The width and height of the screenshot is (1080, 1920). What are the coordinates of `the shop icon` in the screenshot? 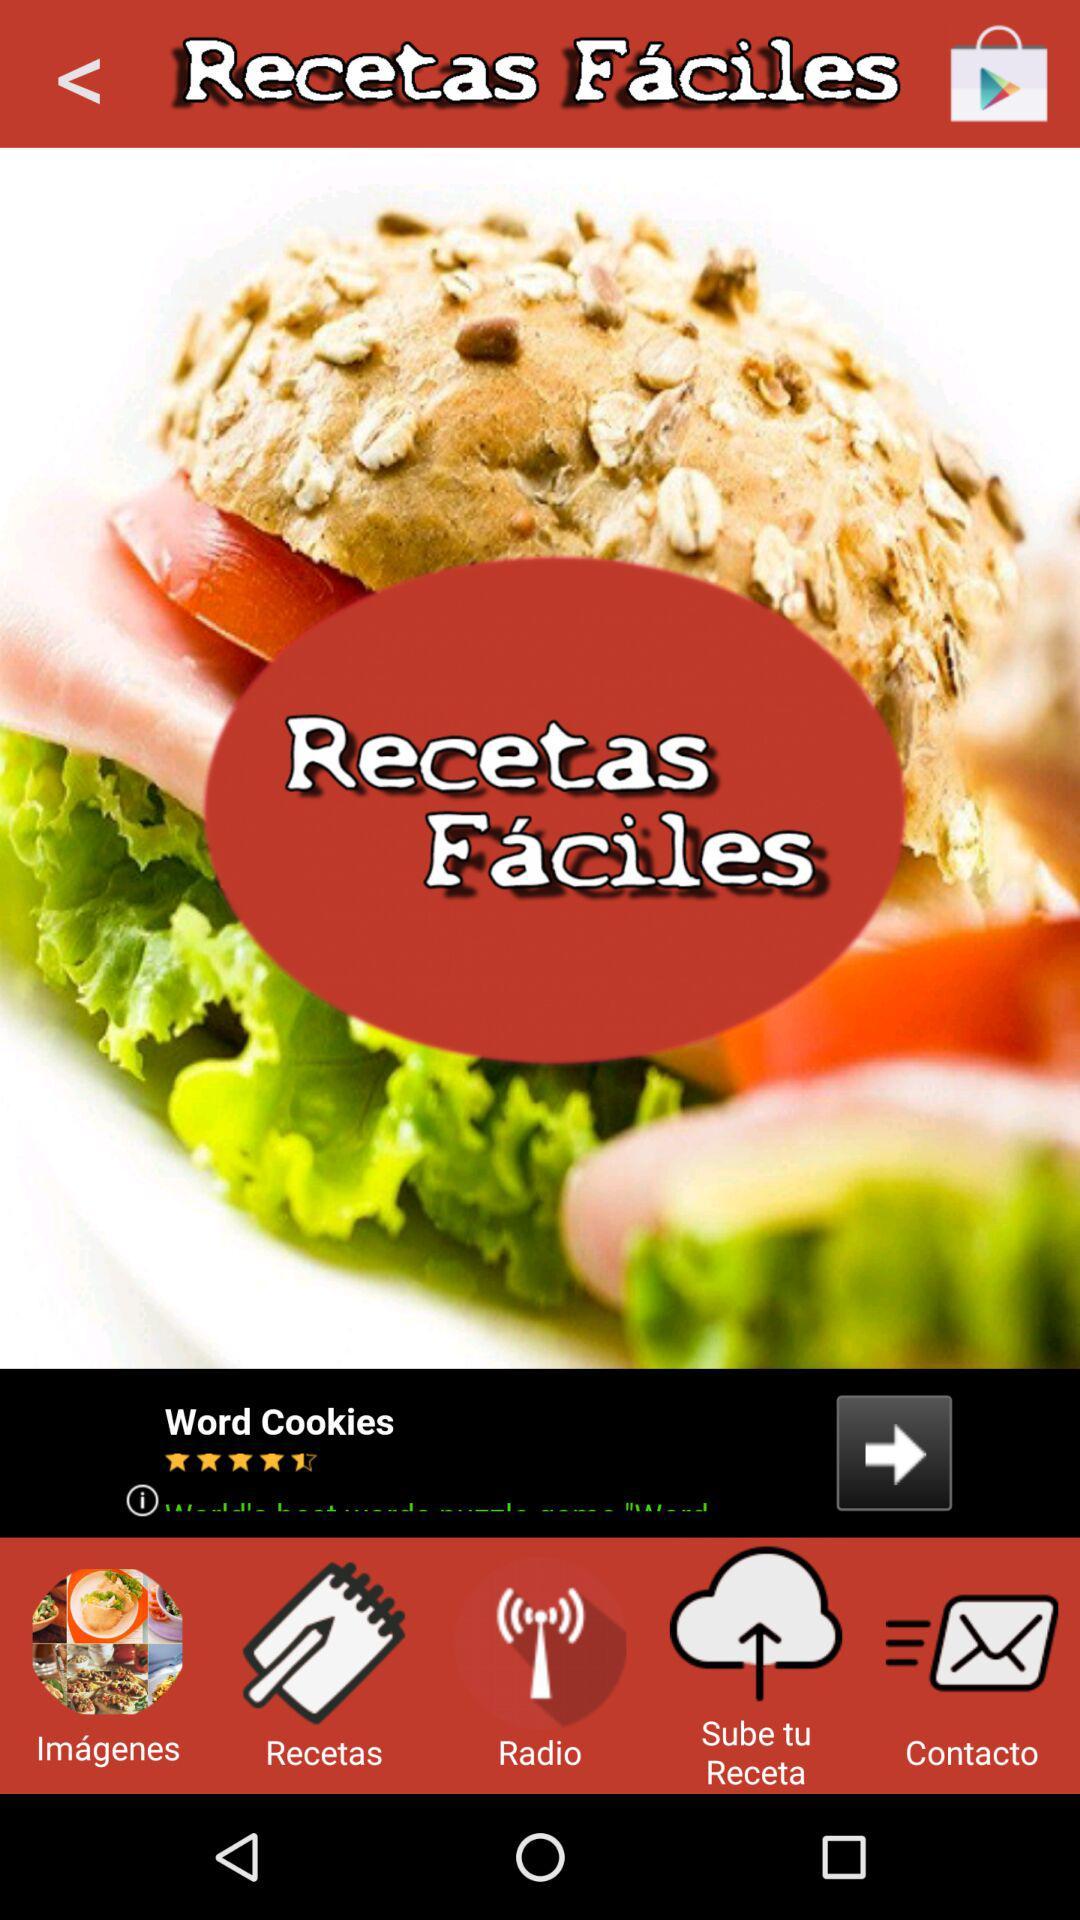 It's located at (999, 78).